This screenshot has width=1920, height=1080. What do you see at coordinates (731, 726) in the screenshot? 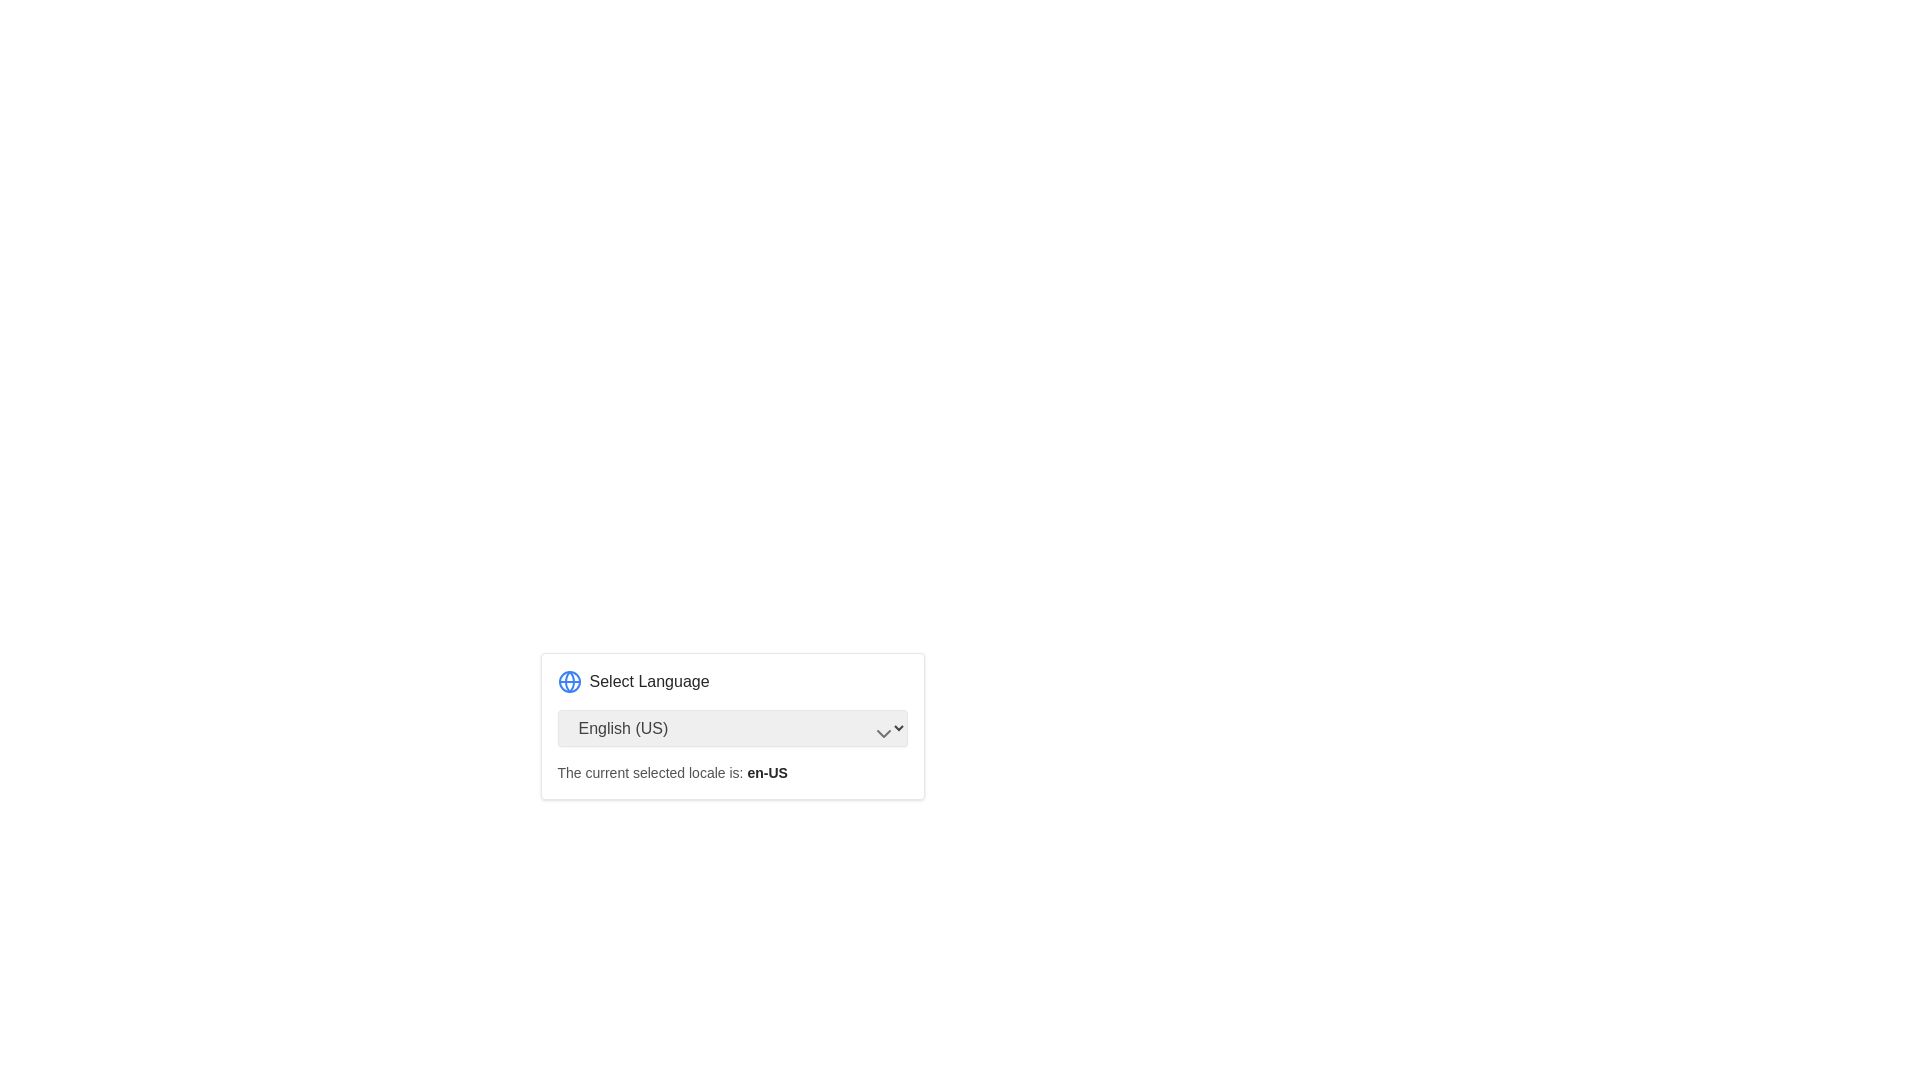
I see `the dropdown menu in the language selection interface` at bounding box center [731, 726].